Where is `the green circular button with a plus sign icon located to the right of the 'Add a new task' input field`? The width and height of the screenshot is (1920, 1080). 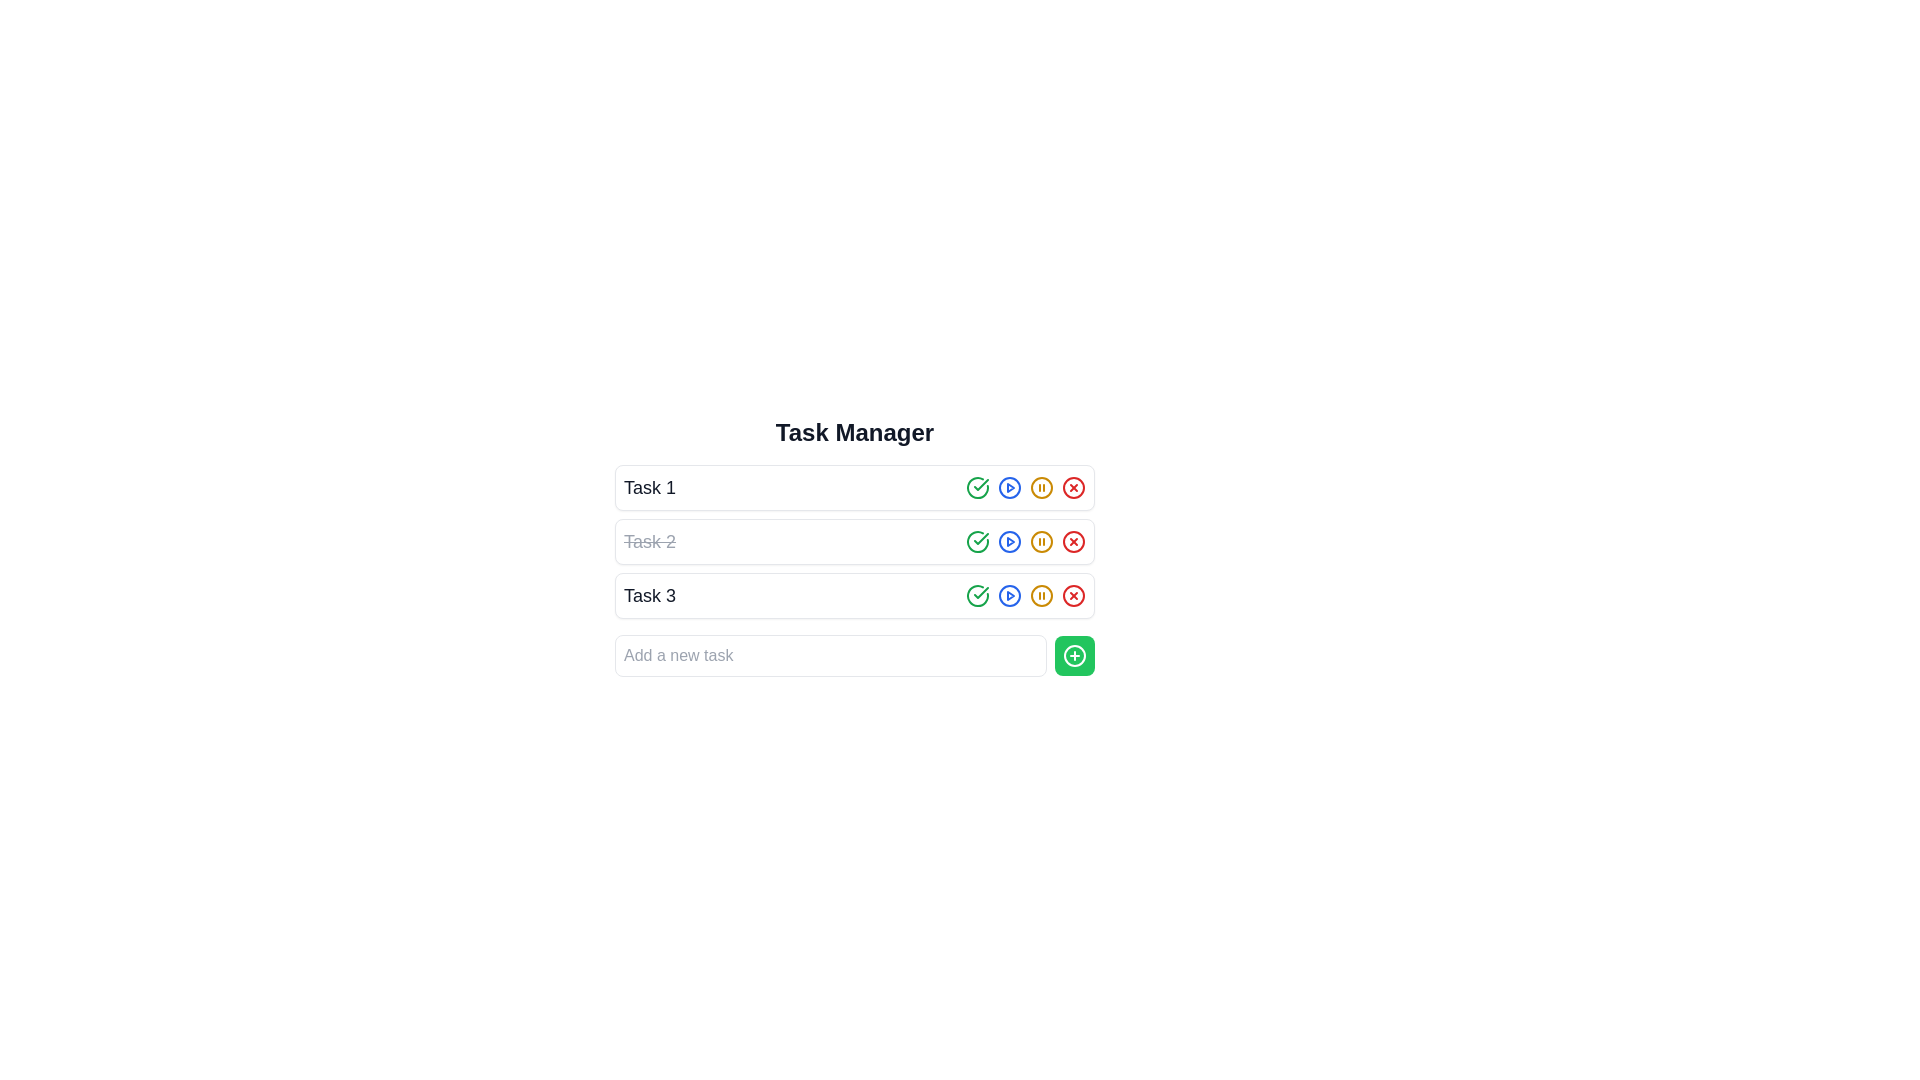
the green circular button with a plus sign icon located to the right of the 'Add a new task' input field is located at coordinates (1074, 655).